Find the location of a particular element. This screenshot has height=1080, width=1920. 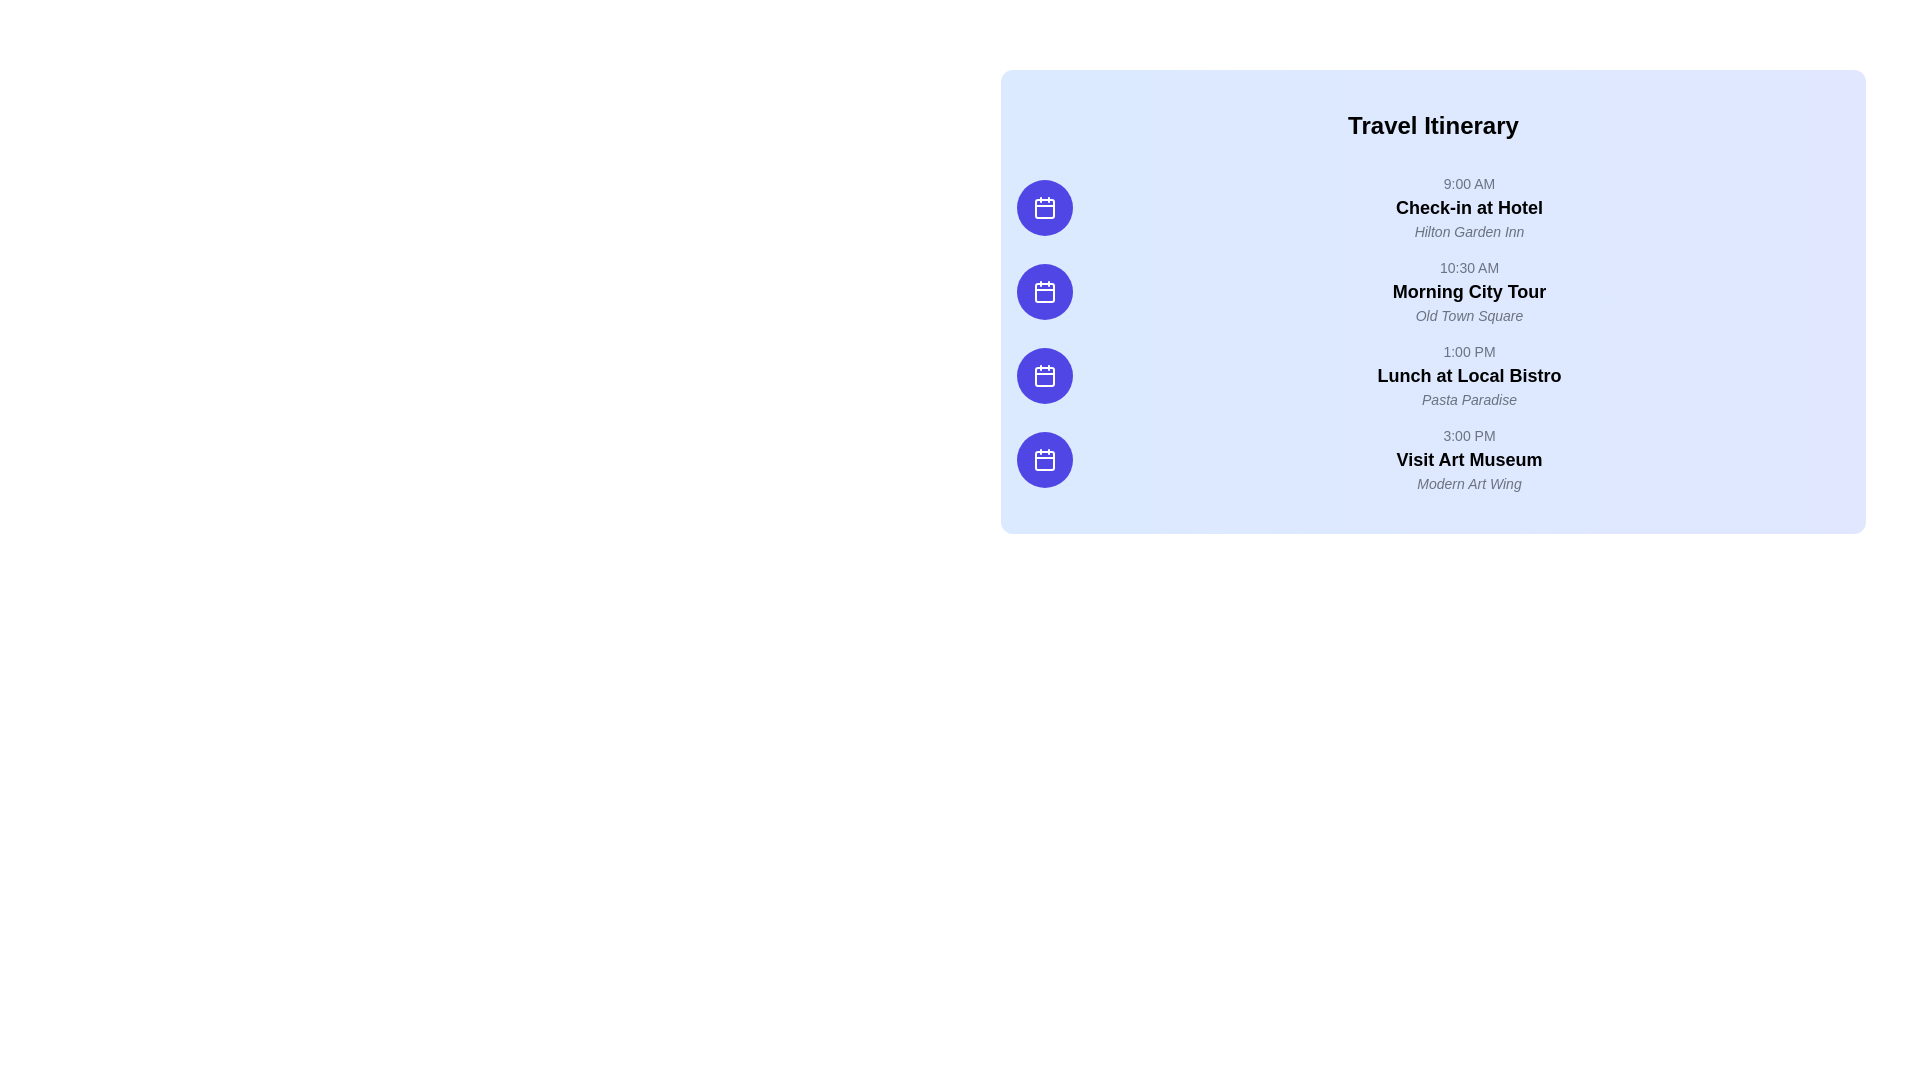

text content of the travel itinerary entry located between '9:00 AM' and '1:00 PM' is located at coordinates (1432, 292).